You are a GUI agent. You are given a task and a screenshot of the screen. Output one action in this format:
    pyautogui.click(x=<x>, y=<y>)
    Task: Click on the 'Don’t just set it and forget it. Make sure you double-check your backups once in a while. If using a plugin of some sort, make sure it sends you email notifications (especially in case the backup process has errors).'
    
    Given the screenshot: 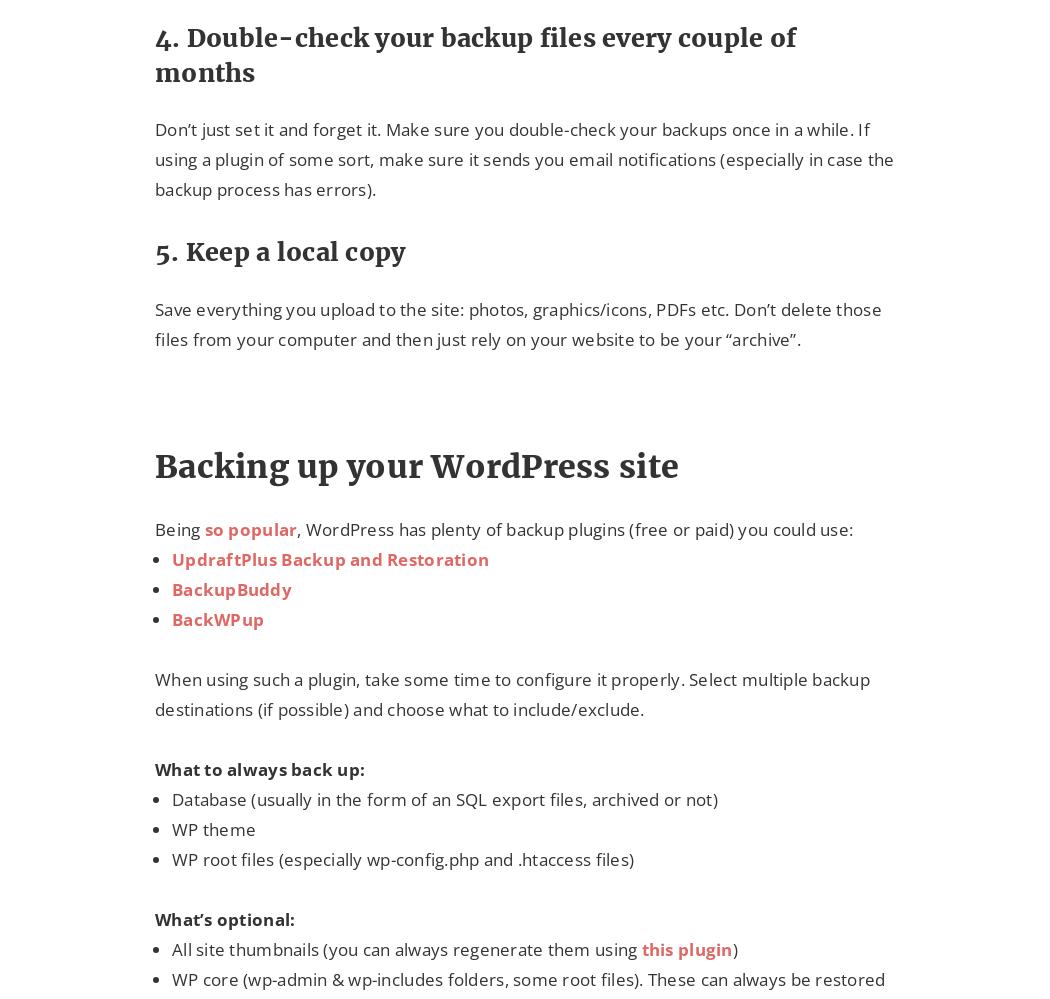 What is the action you would take?
    pyautogui.click(x=154, y=159)
    